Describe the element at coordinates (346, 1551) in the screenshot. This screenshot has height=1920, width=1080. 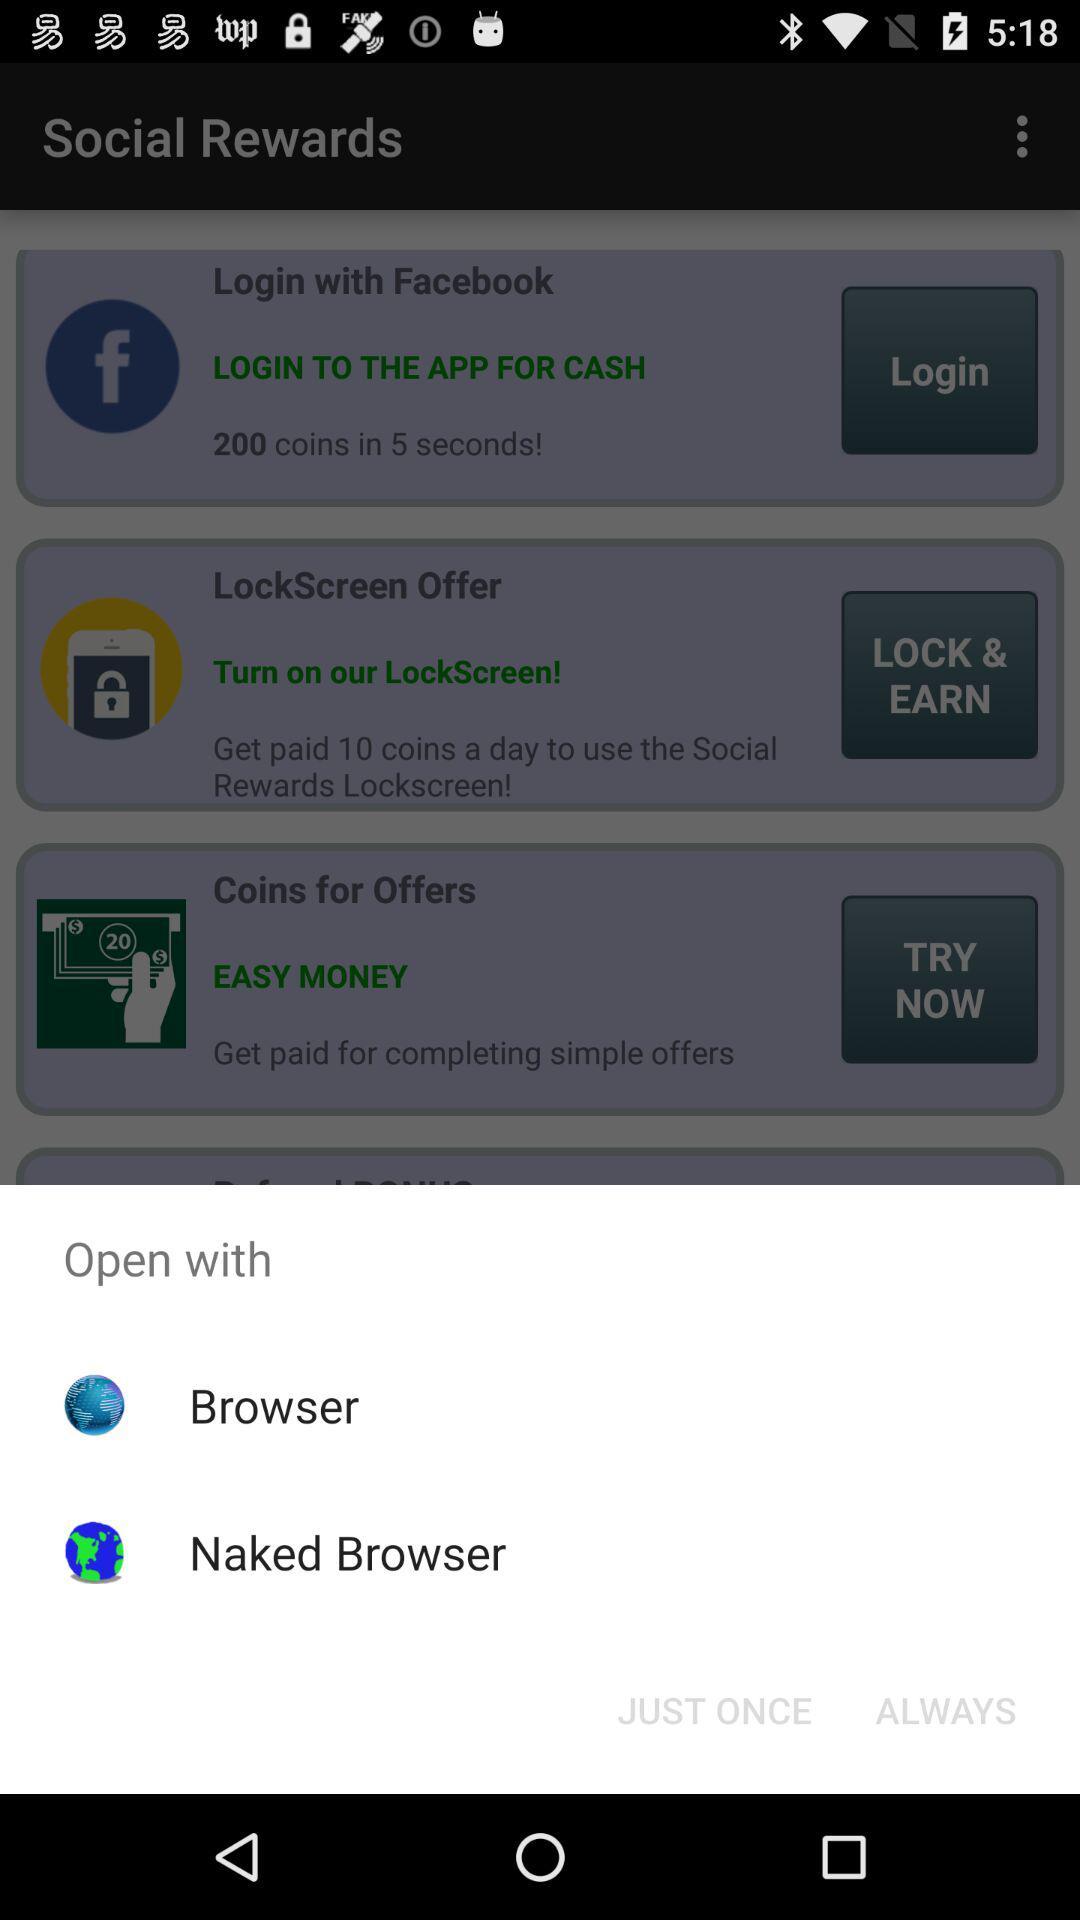
I see `the naked browser icon` at that location.